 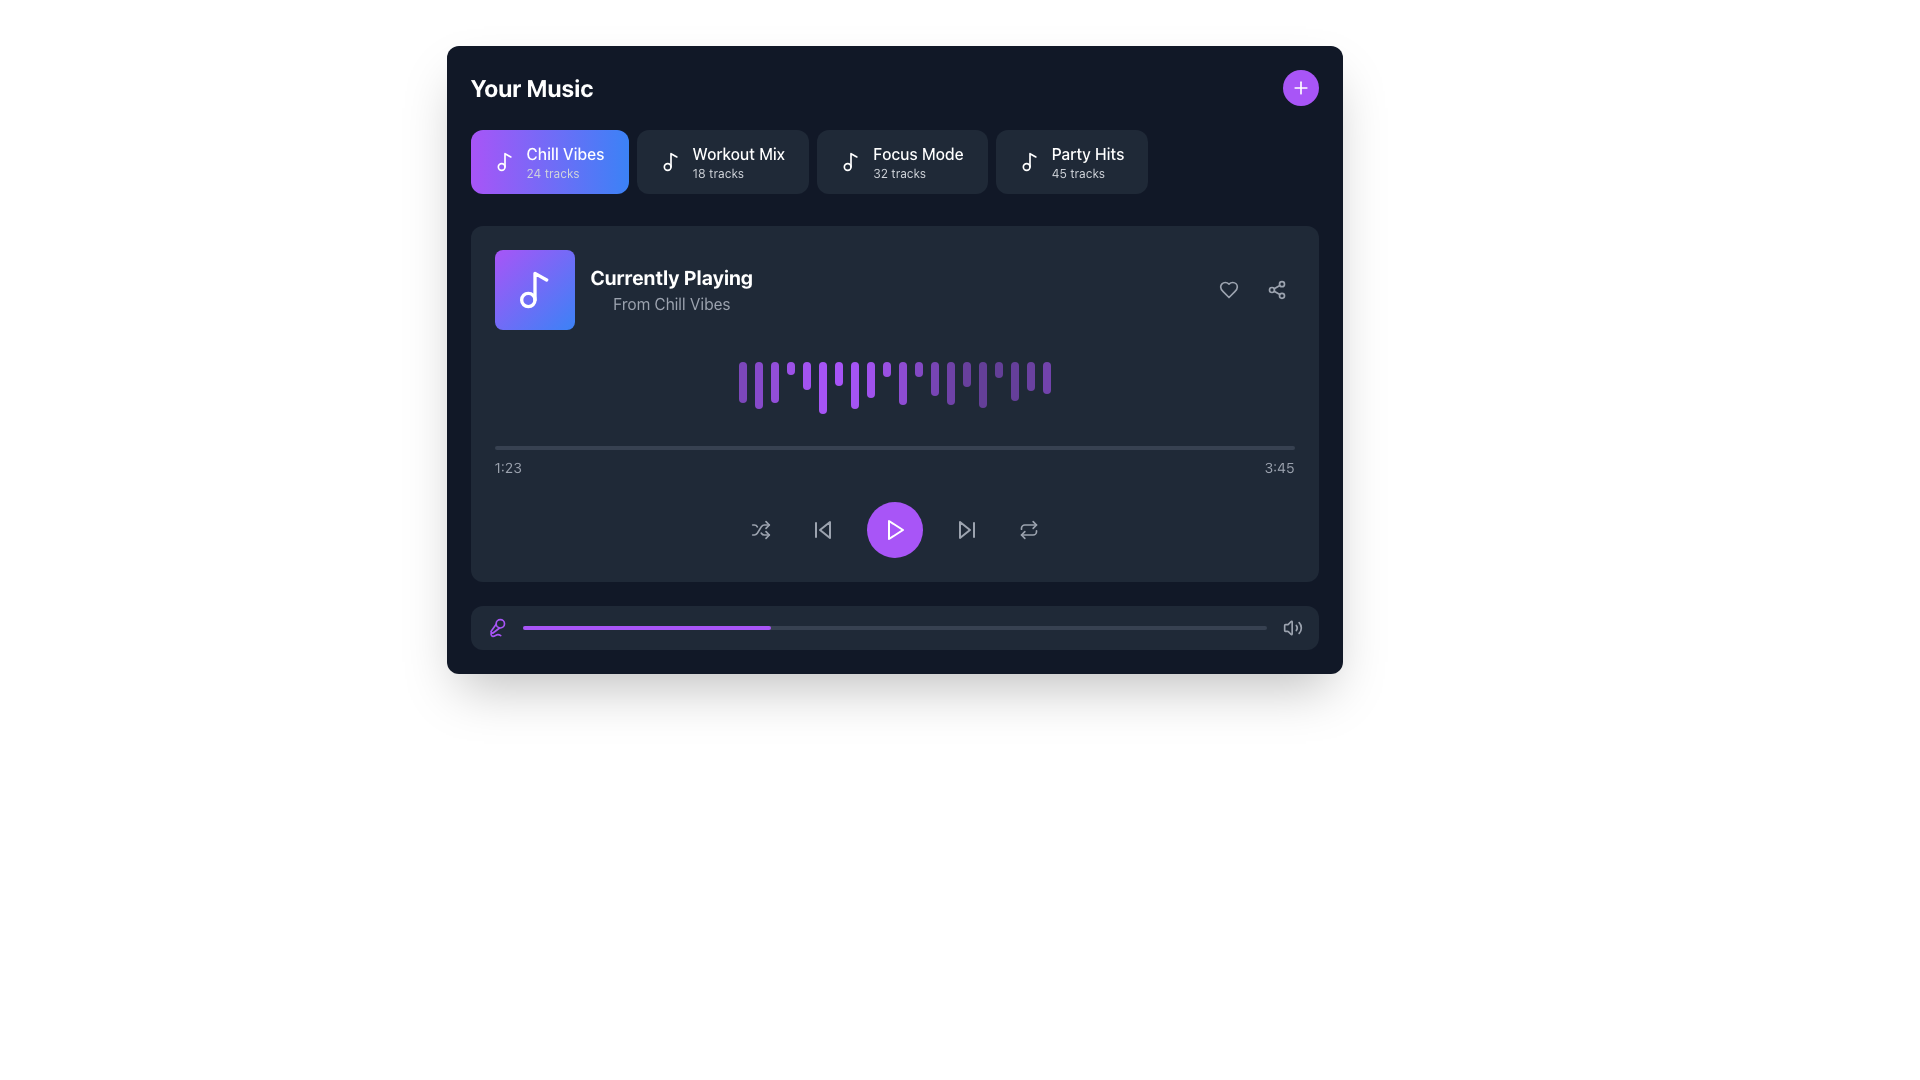 What do you see at coordinates (671, 289) in the screenshot?
I see `the Text Label that displays the title and source of the currently playing music track to interact with possible surrounding elements` at bounding box center [671, 289].